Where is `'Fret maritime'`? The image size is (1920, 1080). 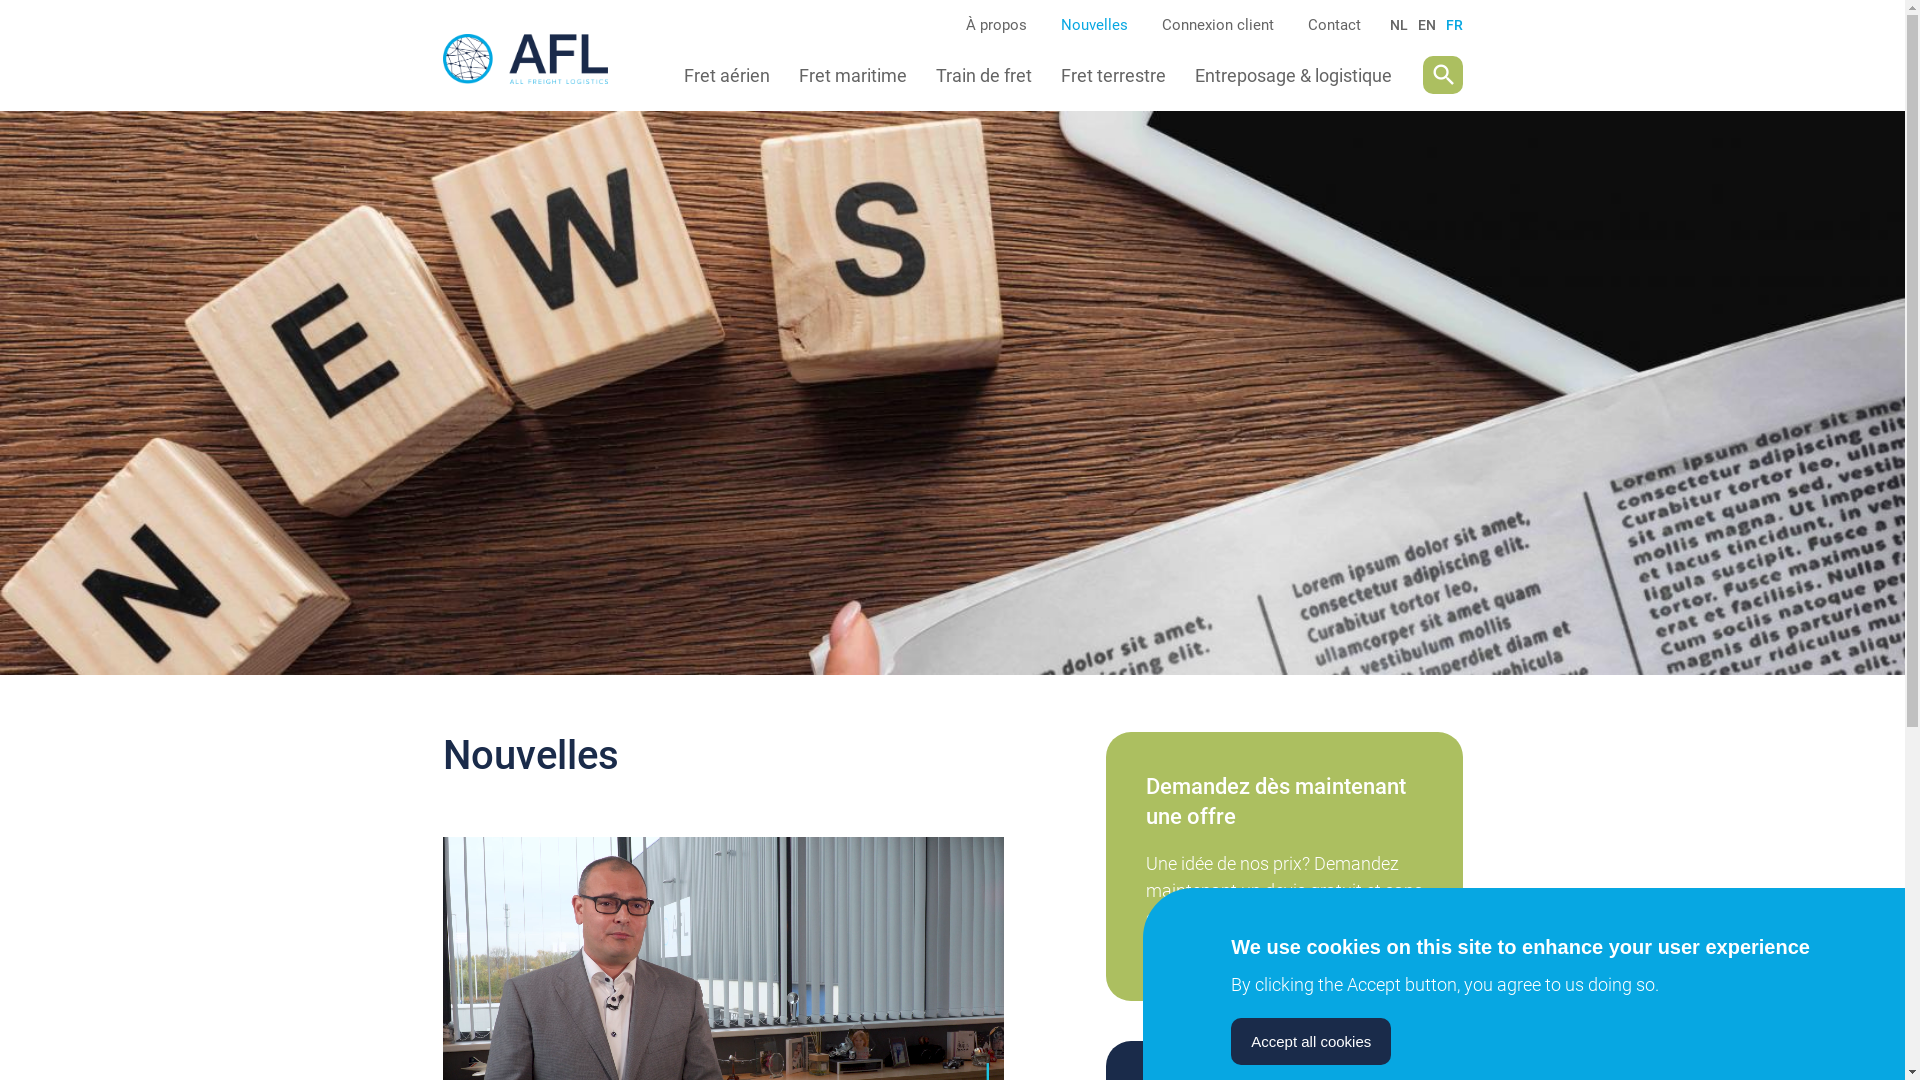 'Fret maritime' is located at coordinates (853, 73).